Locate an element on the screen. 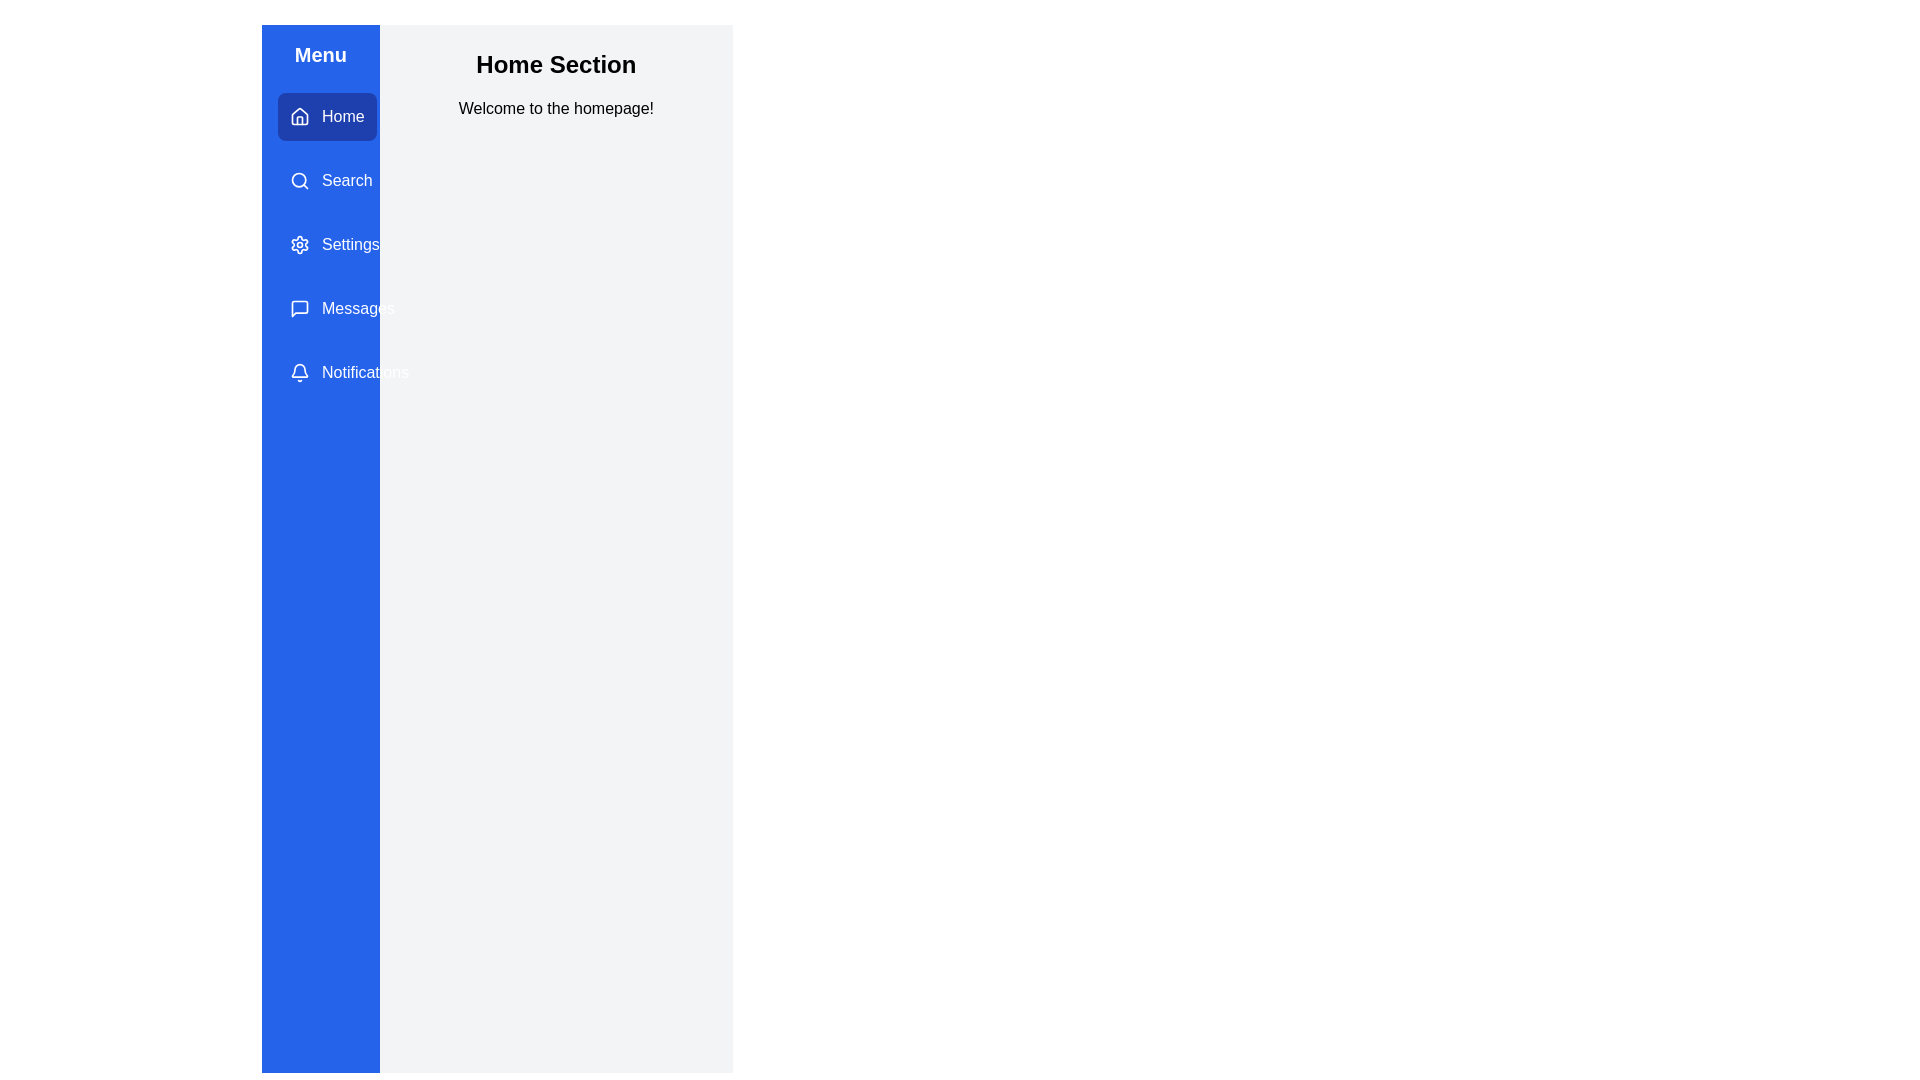  the settings navigation button located between the 'Search' and 'Messages' options in the vertical menu is located at coordinates (320, 244).